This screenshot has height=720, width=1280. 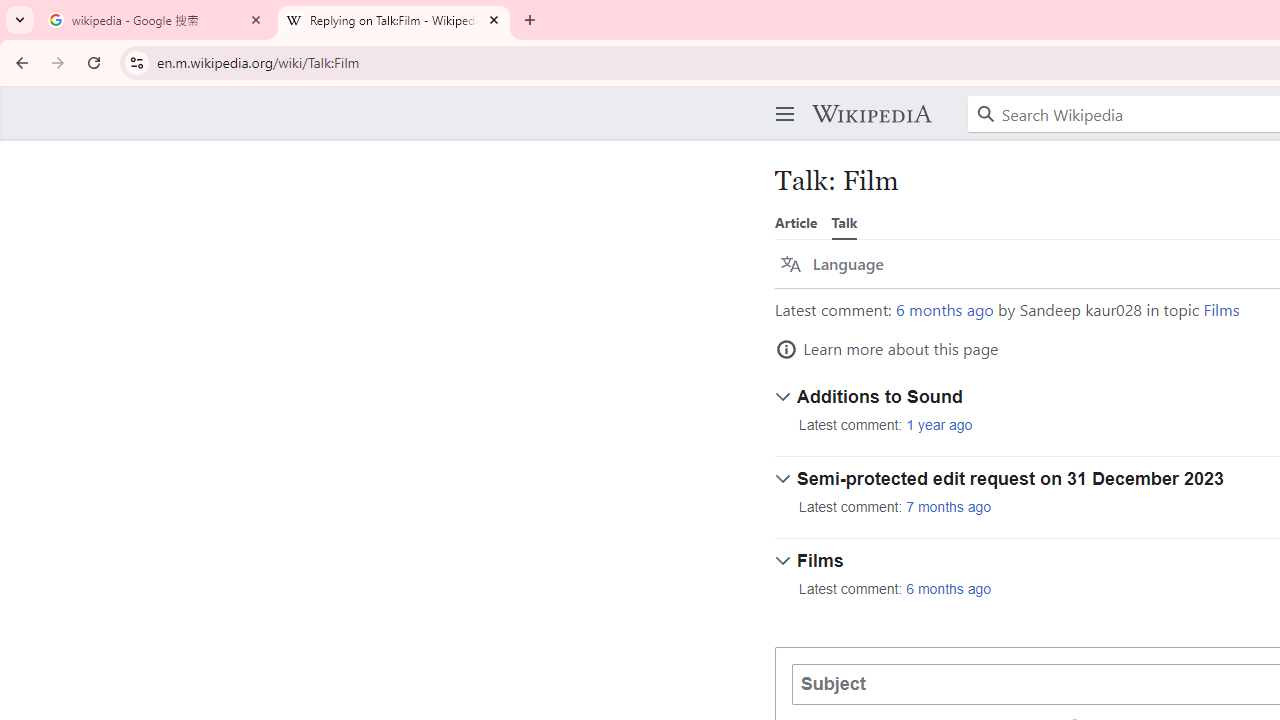 What do you see at coordinates (1220, 309) in the screenshot?
I see `'Films'` at bounding box center [1220, 309].